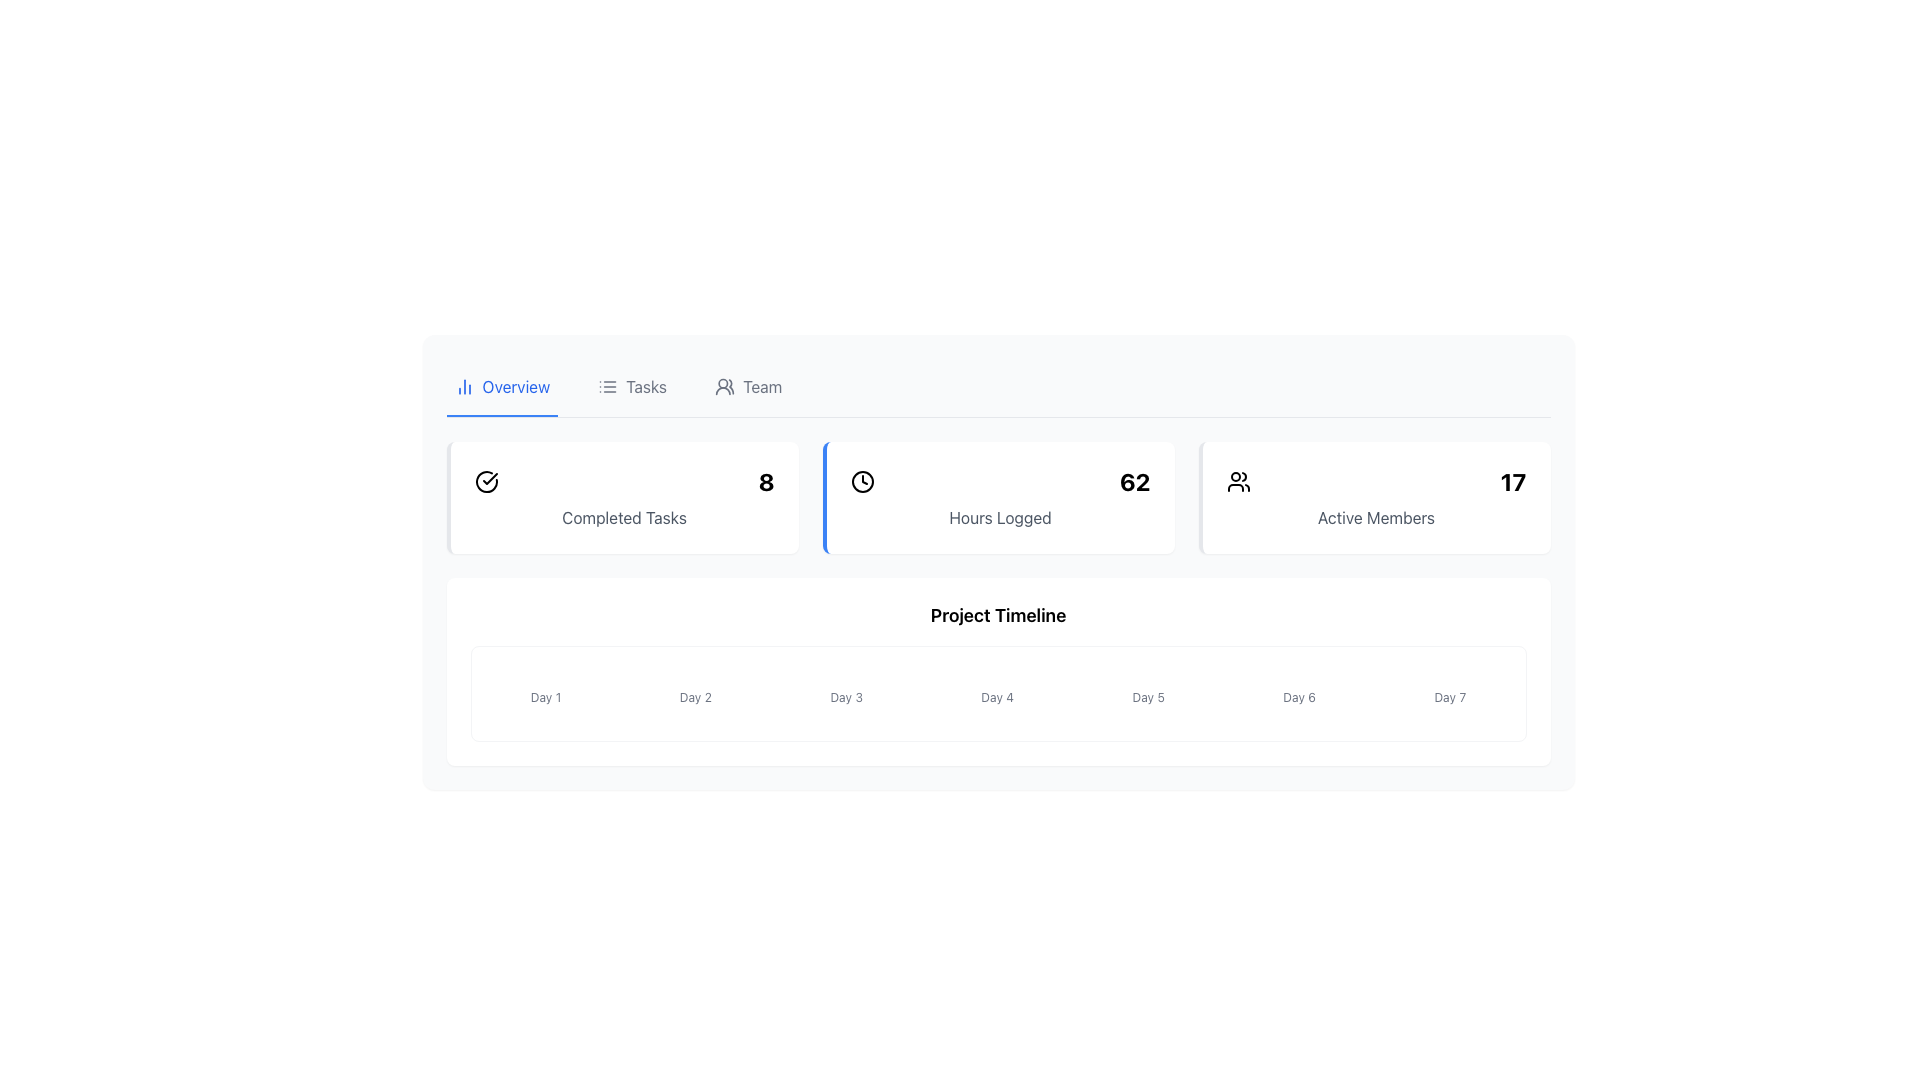 This screenshot has width=1920, height=1080. Describe the element at coordinates (846, 693) in the screenshot. I see `the 'Day 3' text in the vertically aligned label and indicator combination for potential interaction` at that location.